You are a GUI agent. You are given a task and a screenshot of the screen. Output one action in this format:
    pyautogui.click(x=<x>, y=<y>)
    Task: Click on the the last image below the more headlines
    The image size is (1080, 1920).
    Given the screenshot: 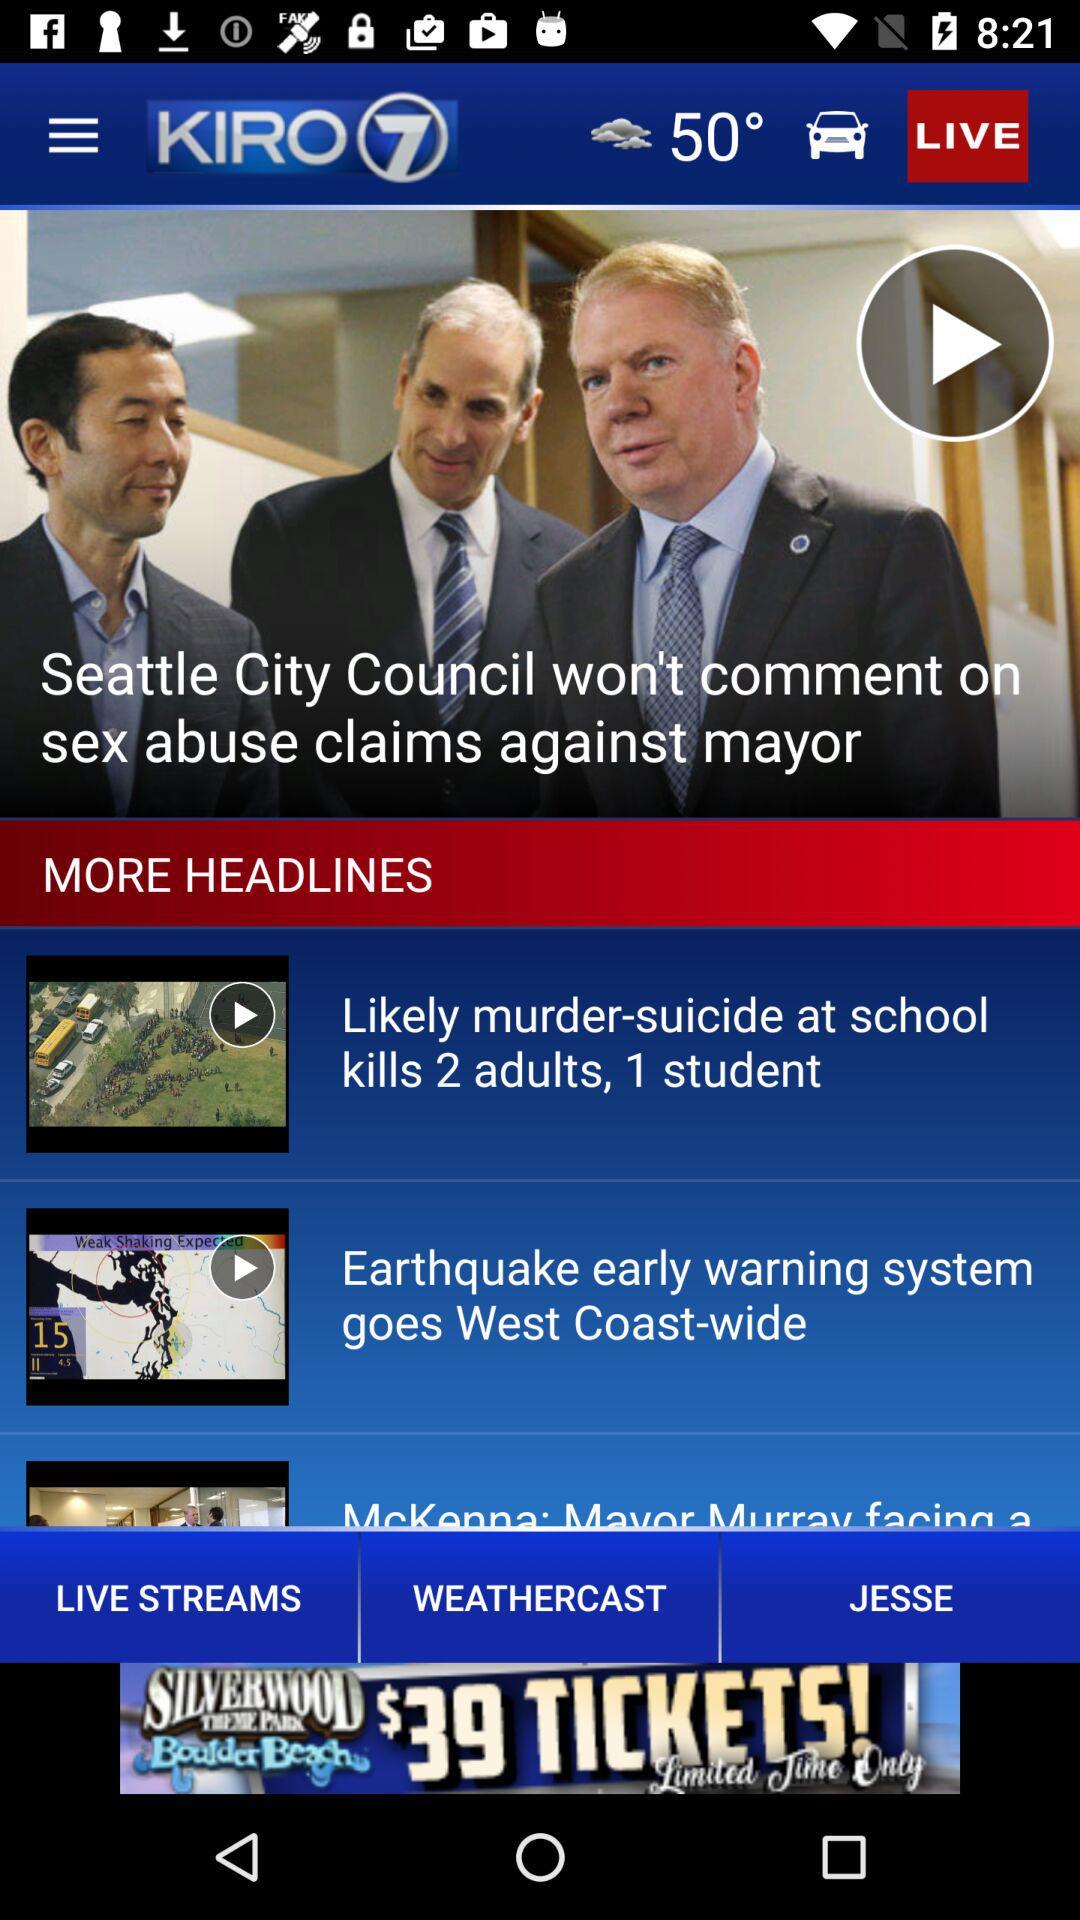 What is the action you would take?
    pyautogui.click(x=156, y=1493)
    